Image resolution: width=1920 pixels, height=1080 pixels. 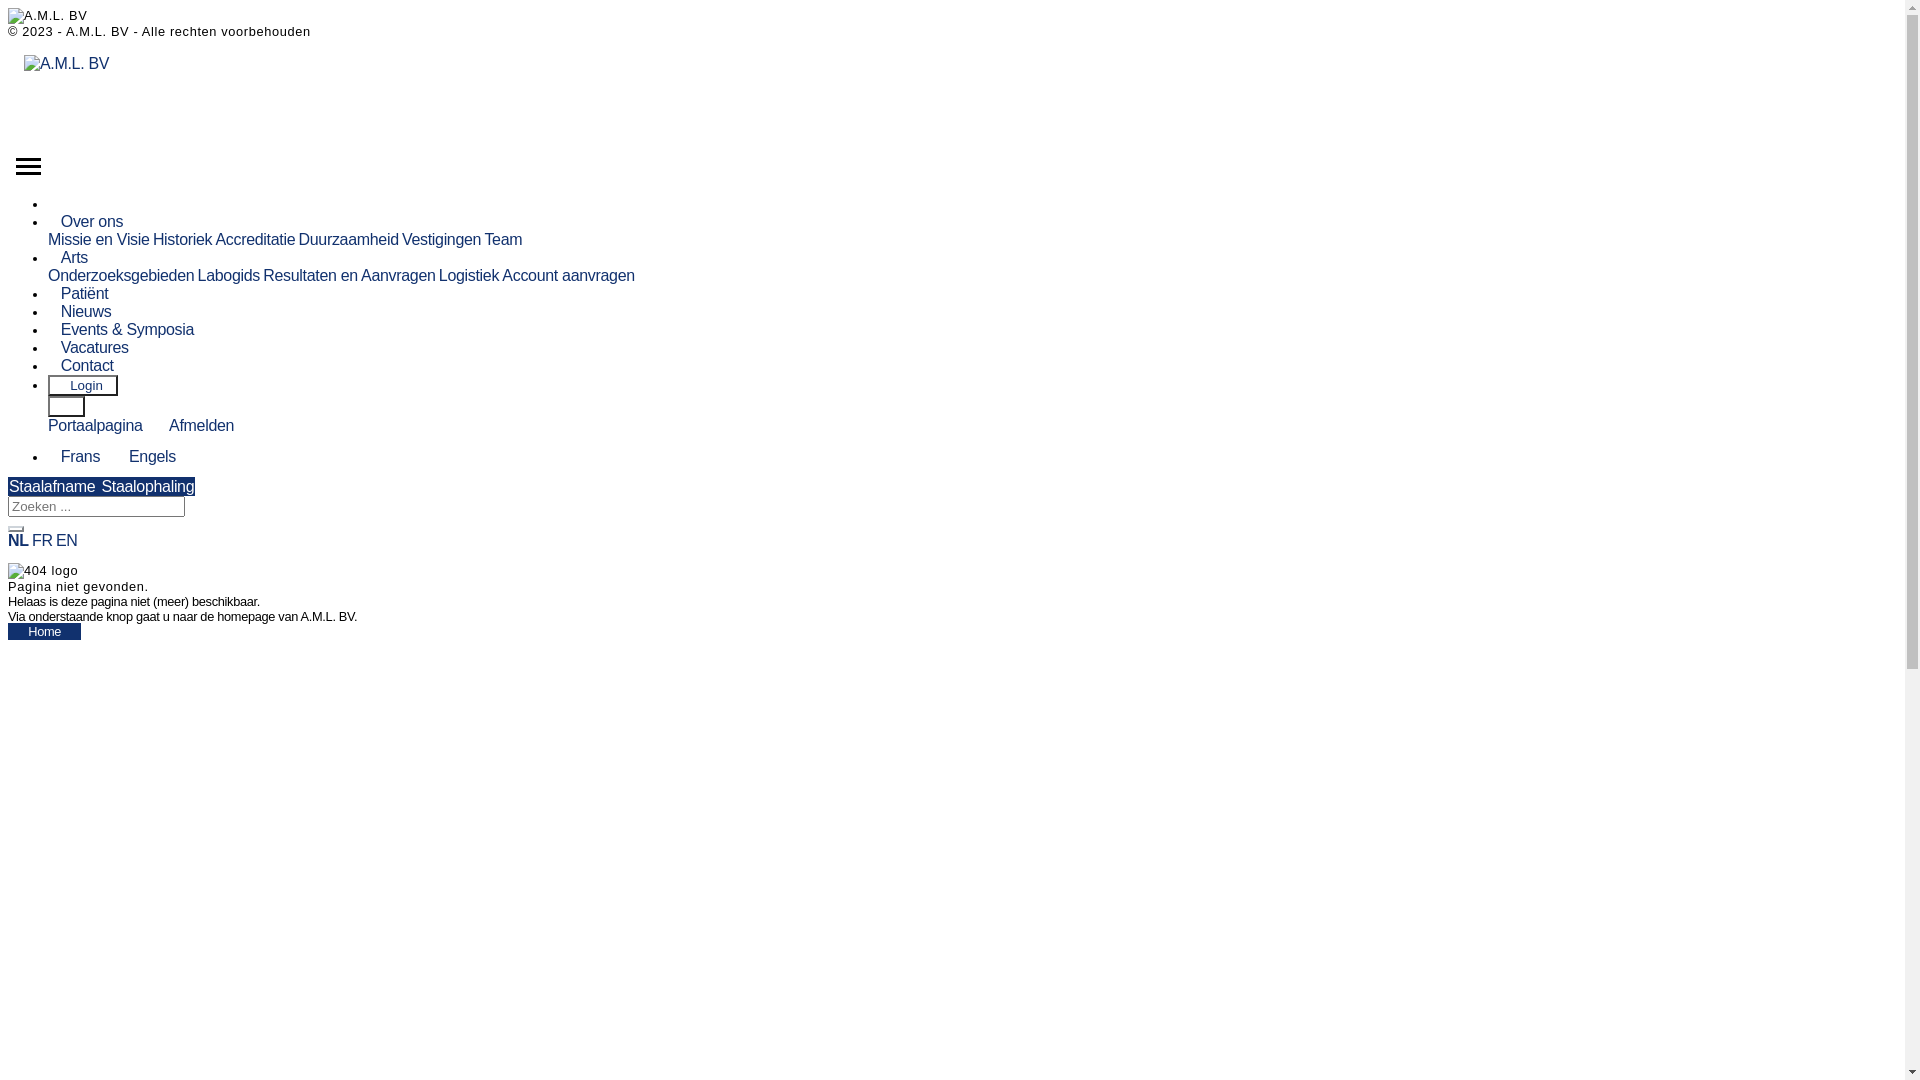 I want to click on 'Nieuws', so click(x=85, y=311).